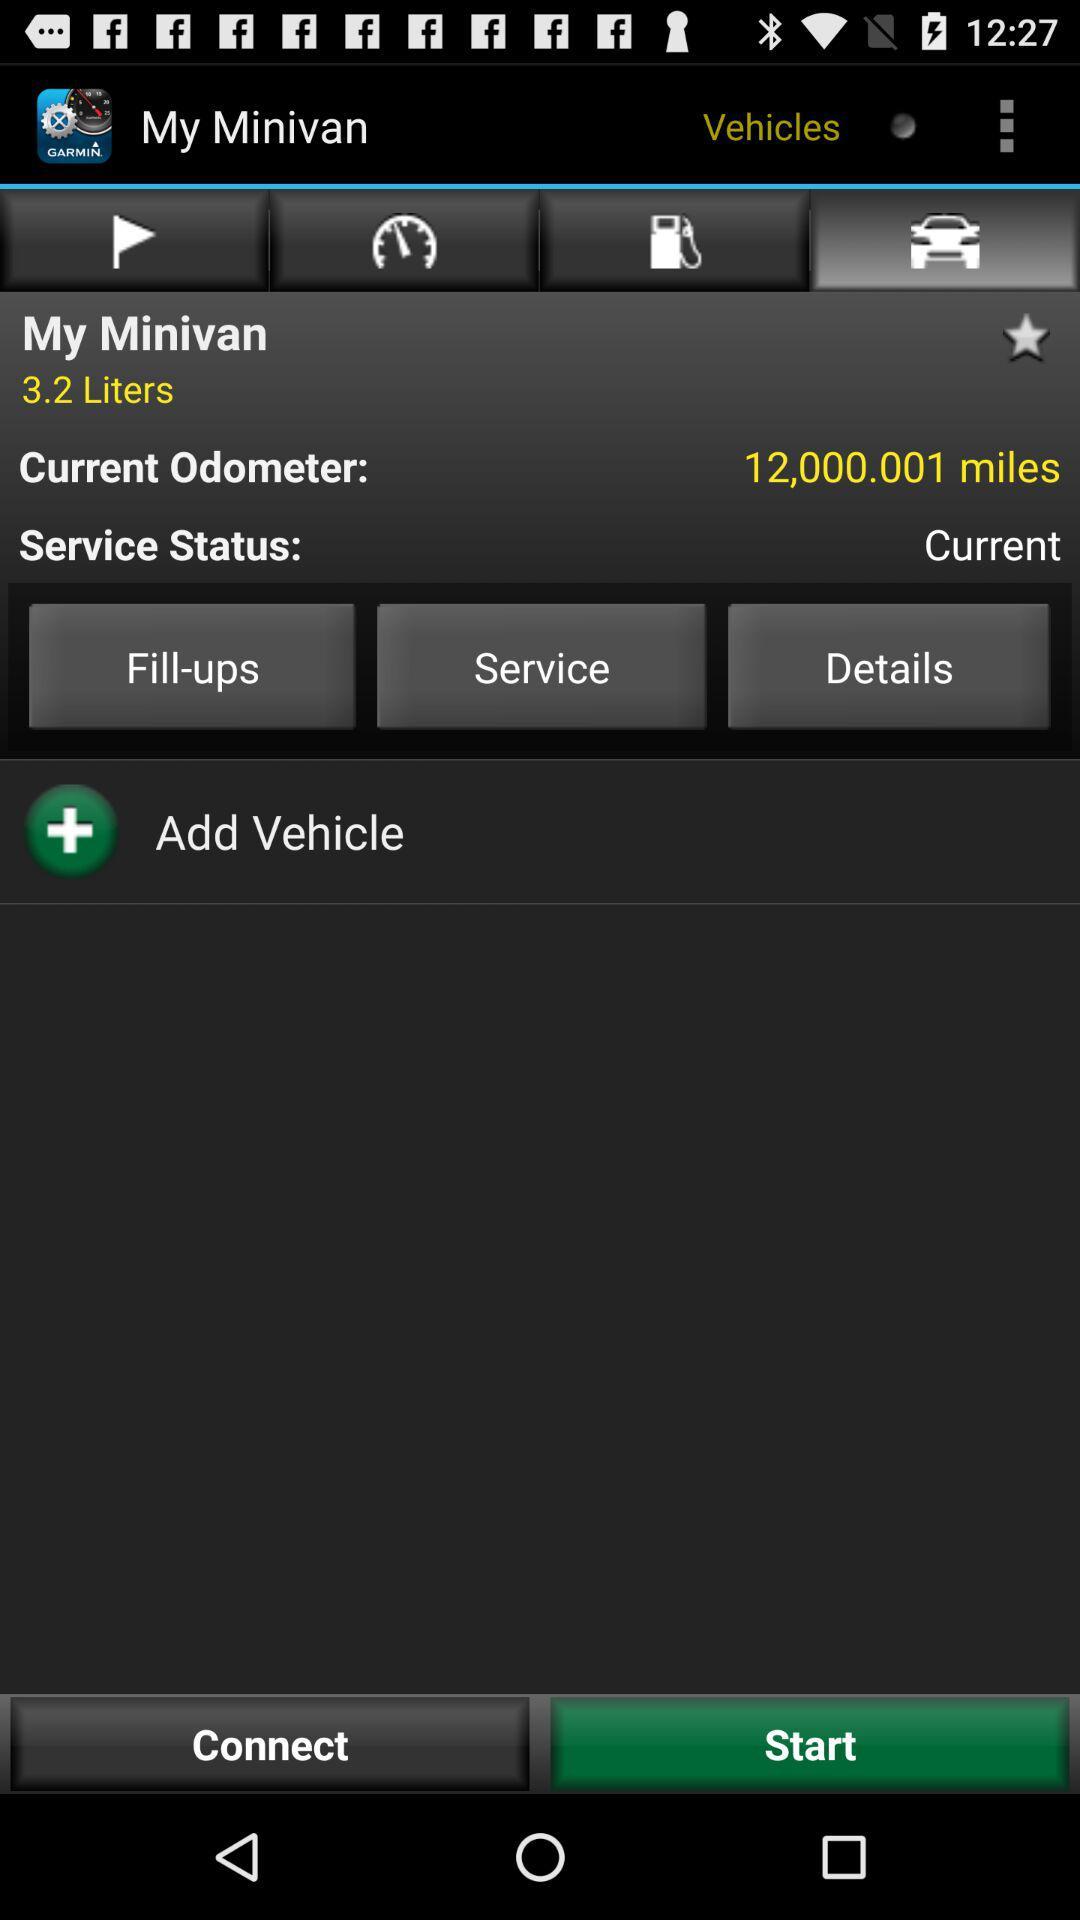 This screenshot has height=1920, width=1080. I want to click on connect at the bottom left corner, so click(270, 1743).